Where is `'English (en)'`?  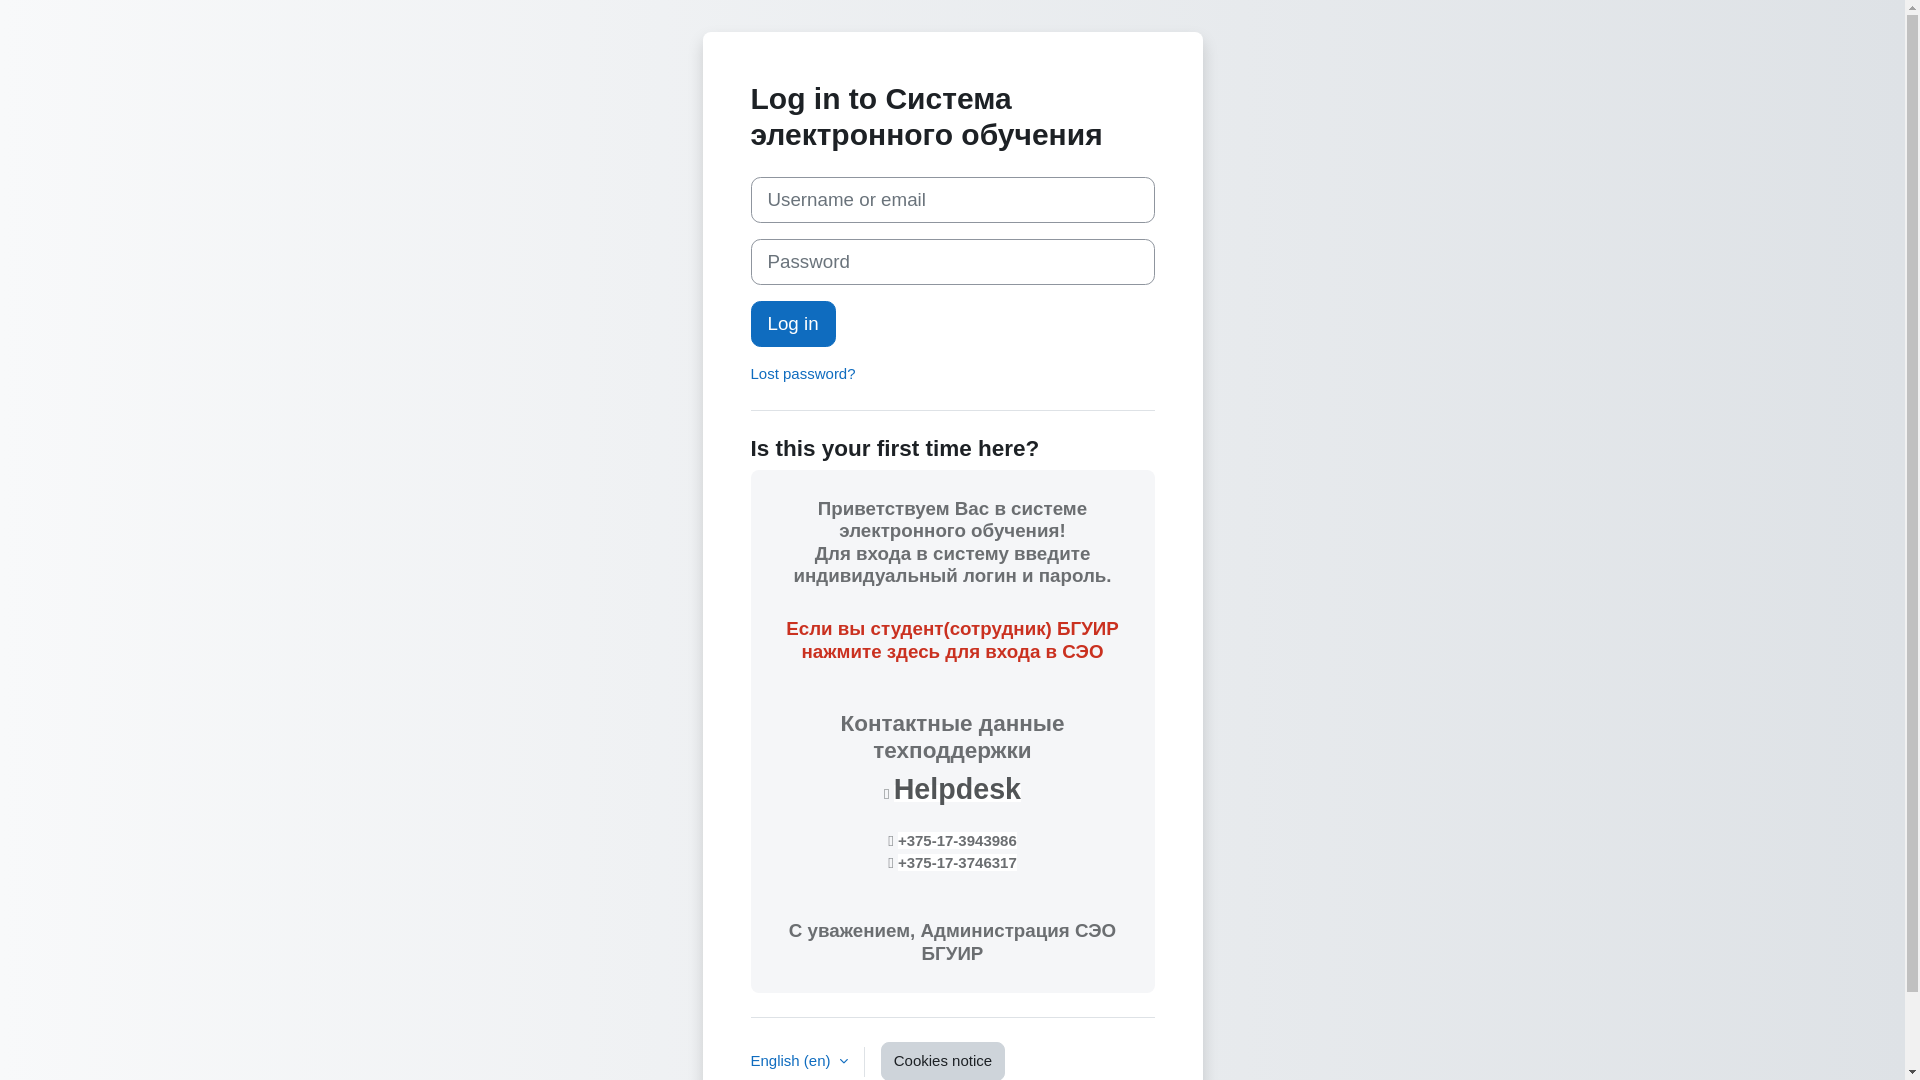
'English (en)' is located at coordinates (797, 1060).